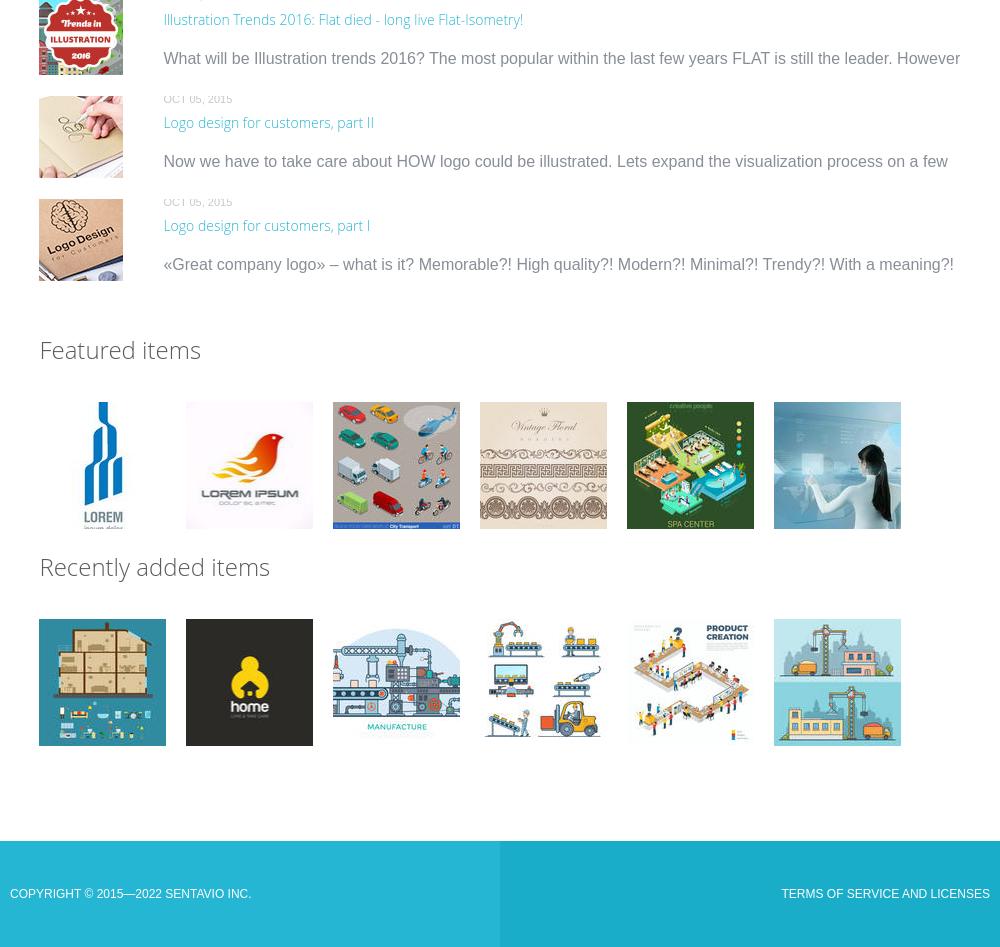 This screenshot has width=1000, height=947. Describe the element at coordinates (394, 706) in the screenshot. I see `'Linear Flat industrial manufacture conveyor machine vector illustration. Business product production process concept.">'` at that location.